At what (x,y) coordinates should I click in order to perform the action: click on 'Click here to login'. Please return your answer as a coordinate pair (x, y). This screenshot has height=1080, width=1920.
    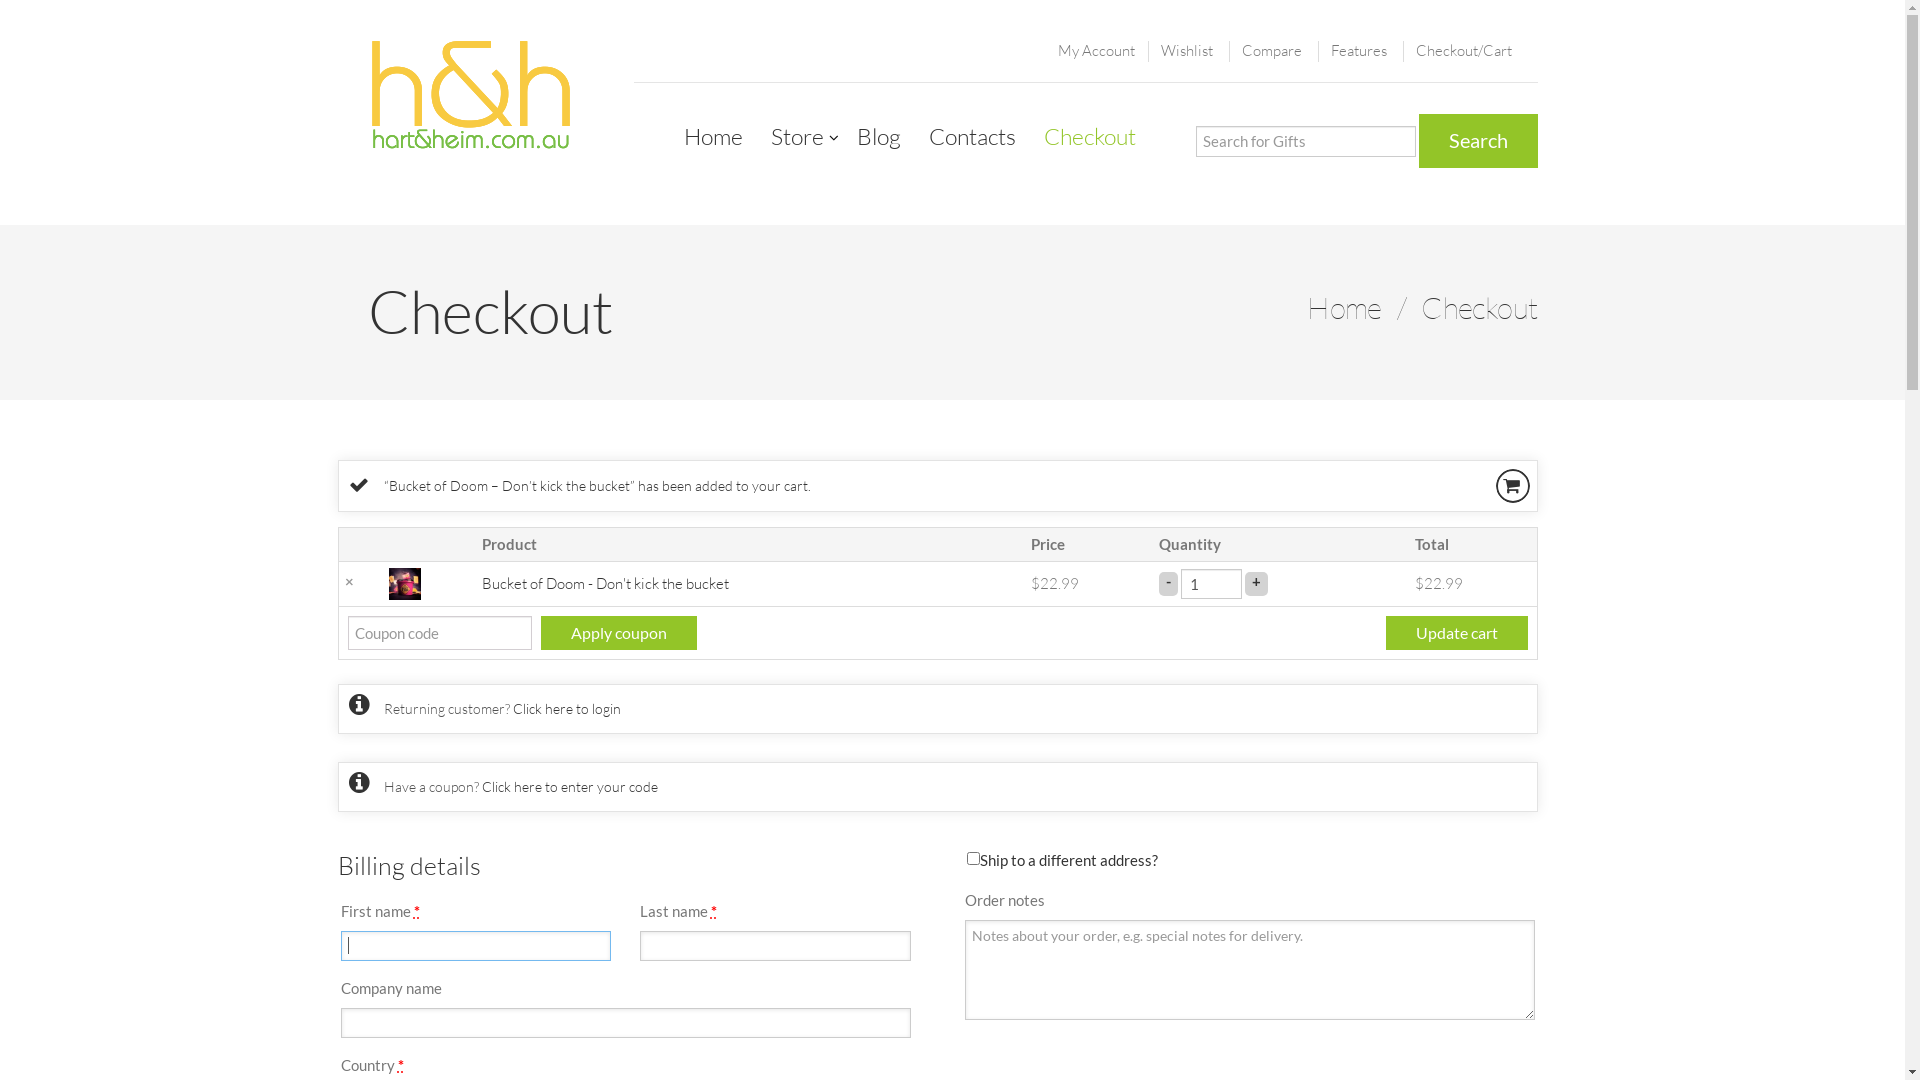
    Looking at the image, I should click on (565, 707).